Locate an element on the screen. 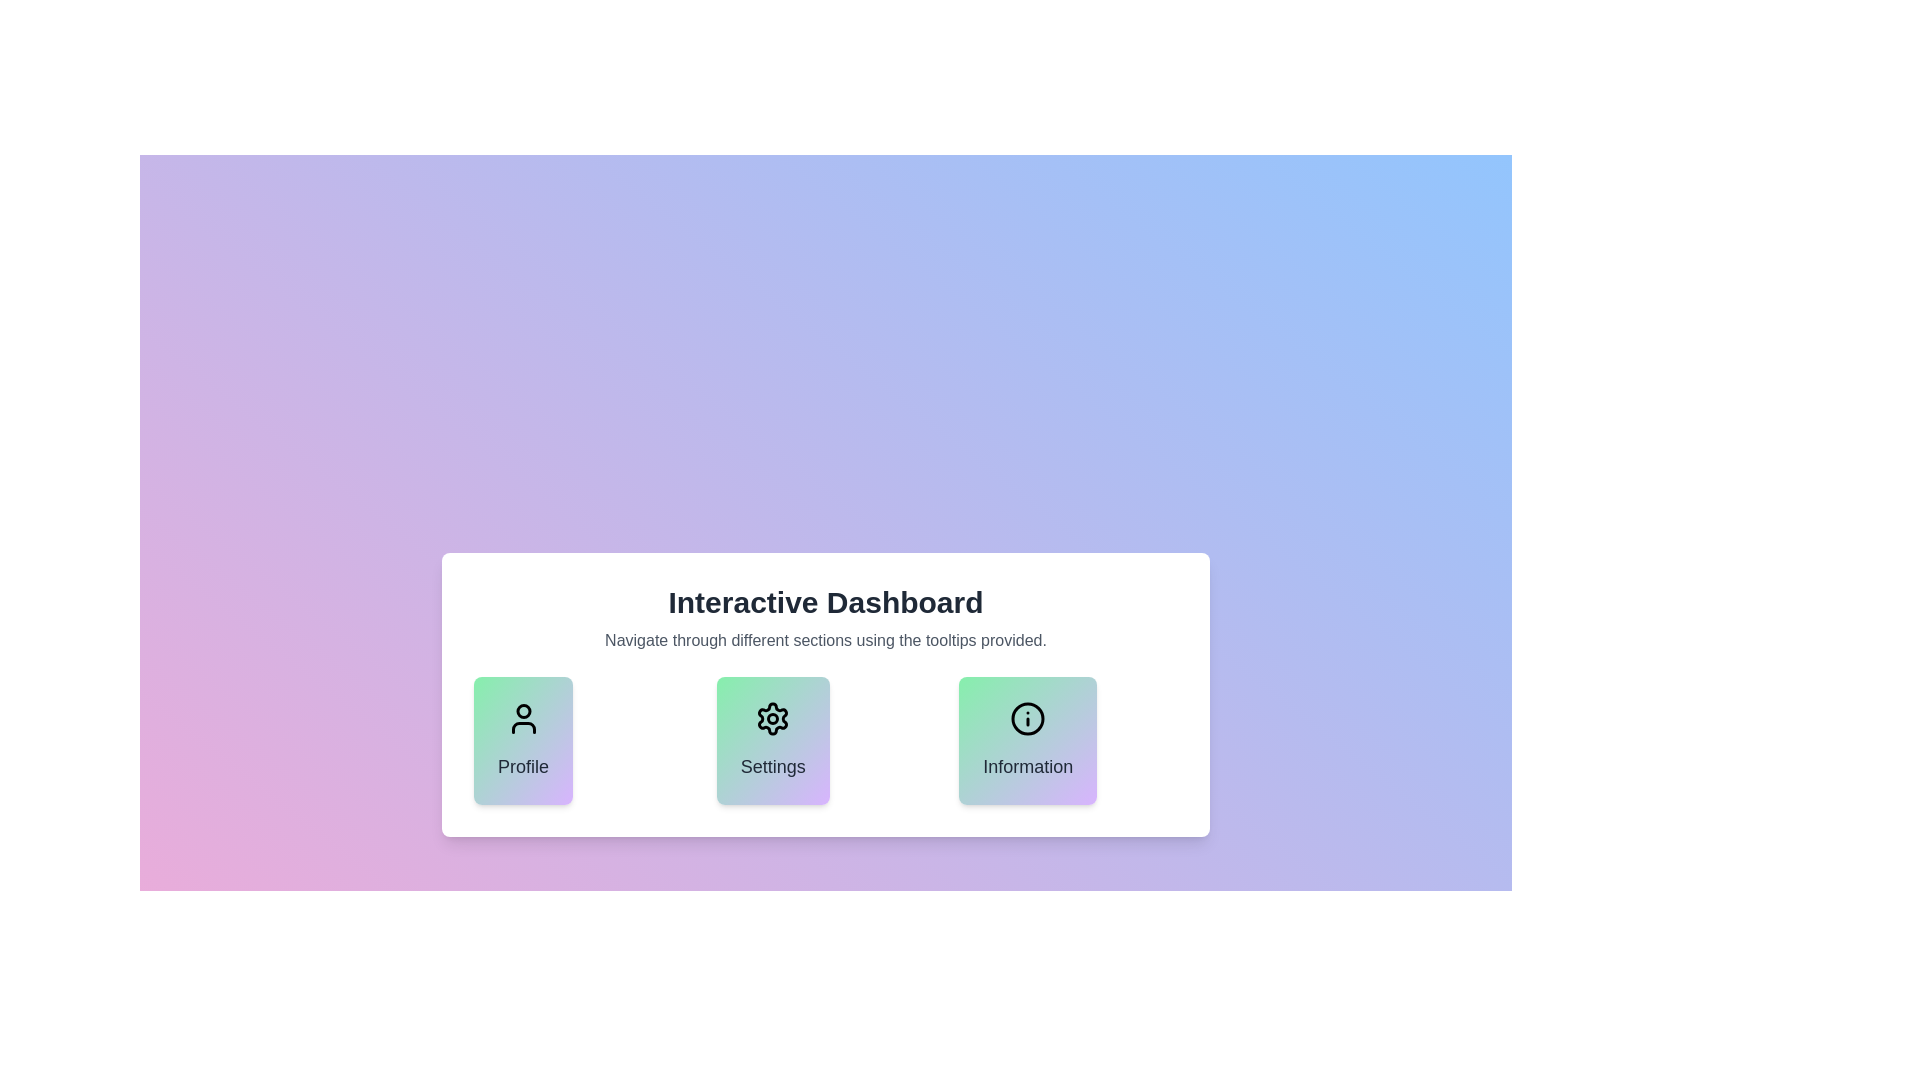 This screenshot has height=1080, width=1920. the settings icon button located at the center of the interface is located at coordinates (772, 717).